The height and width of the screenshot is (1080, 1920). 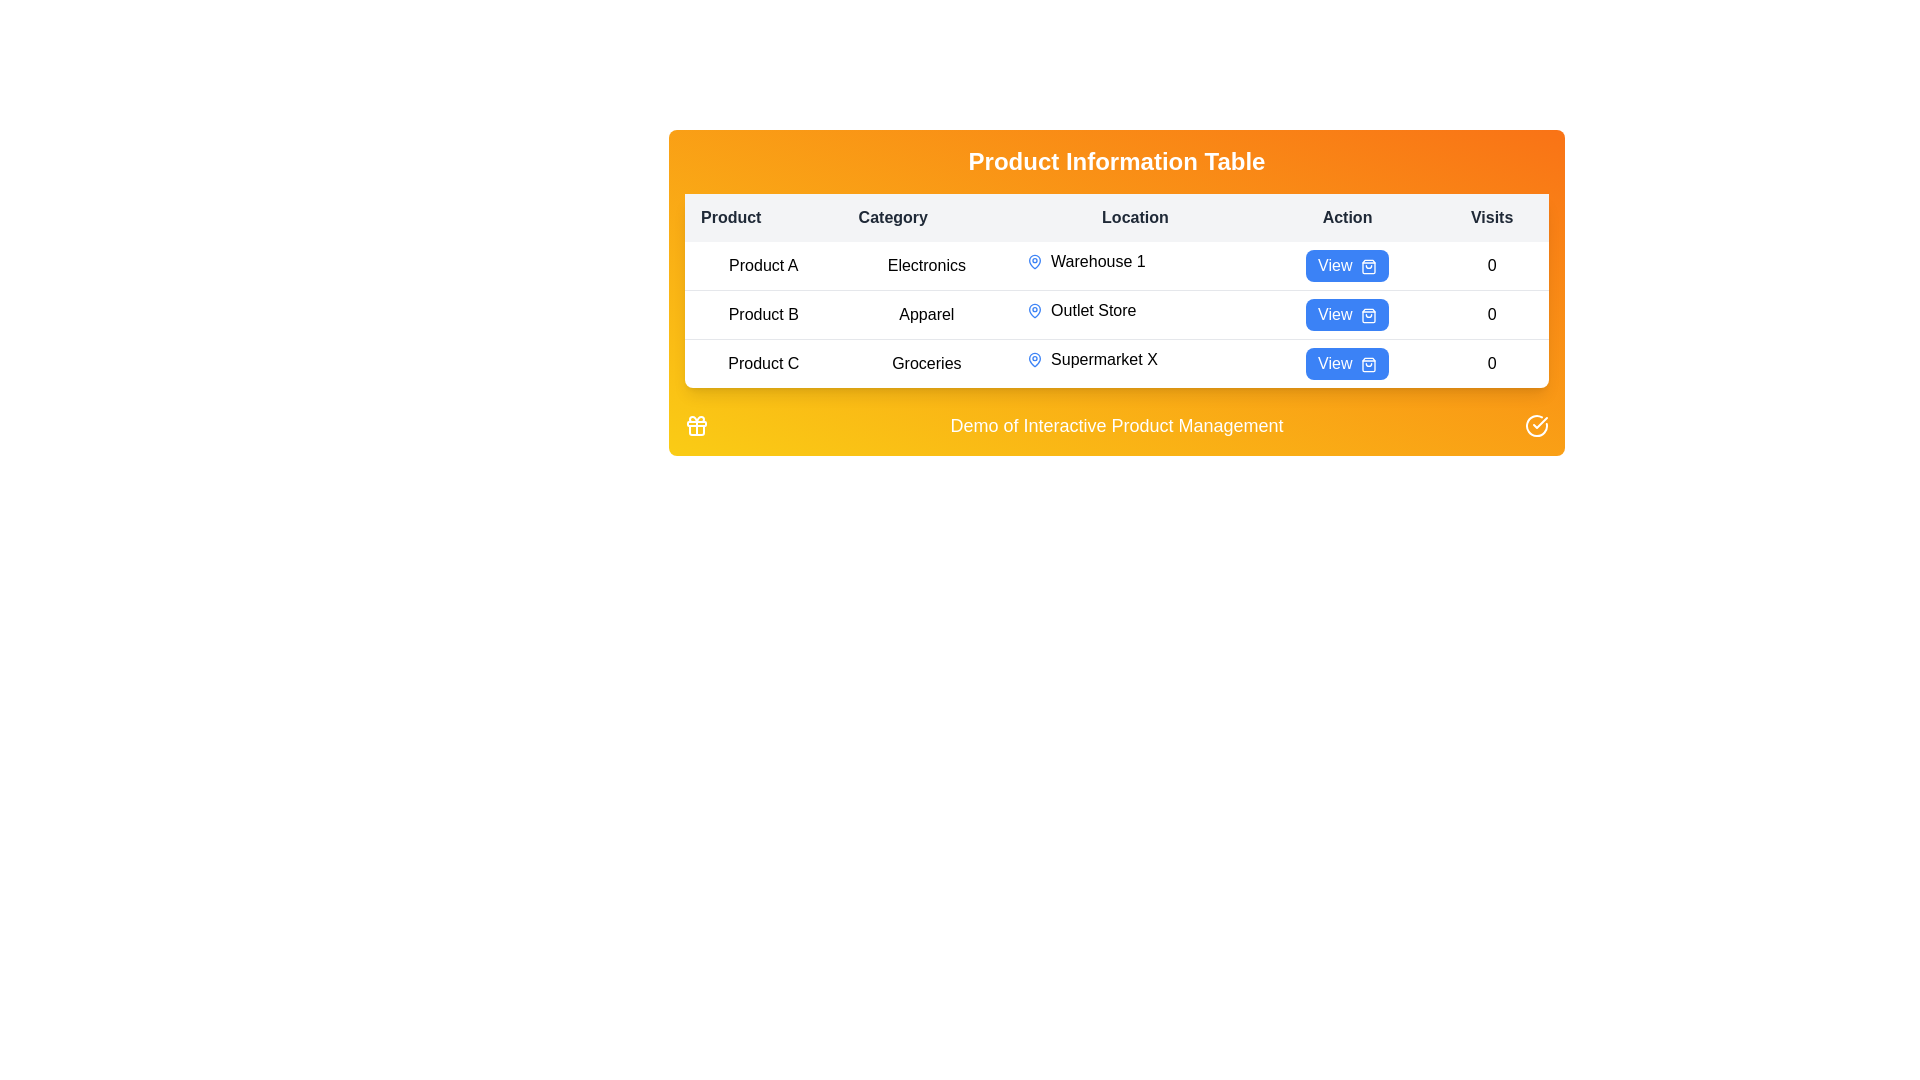 What do you see at coordinates (1367, 265) in the screenshot?
I see `the shopping-related icon inside the blue 'View' button located in the 'Action' column of the table` at bounding box center [1367, 265].